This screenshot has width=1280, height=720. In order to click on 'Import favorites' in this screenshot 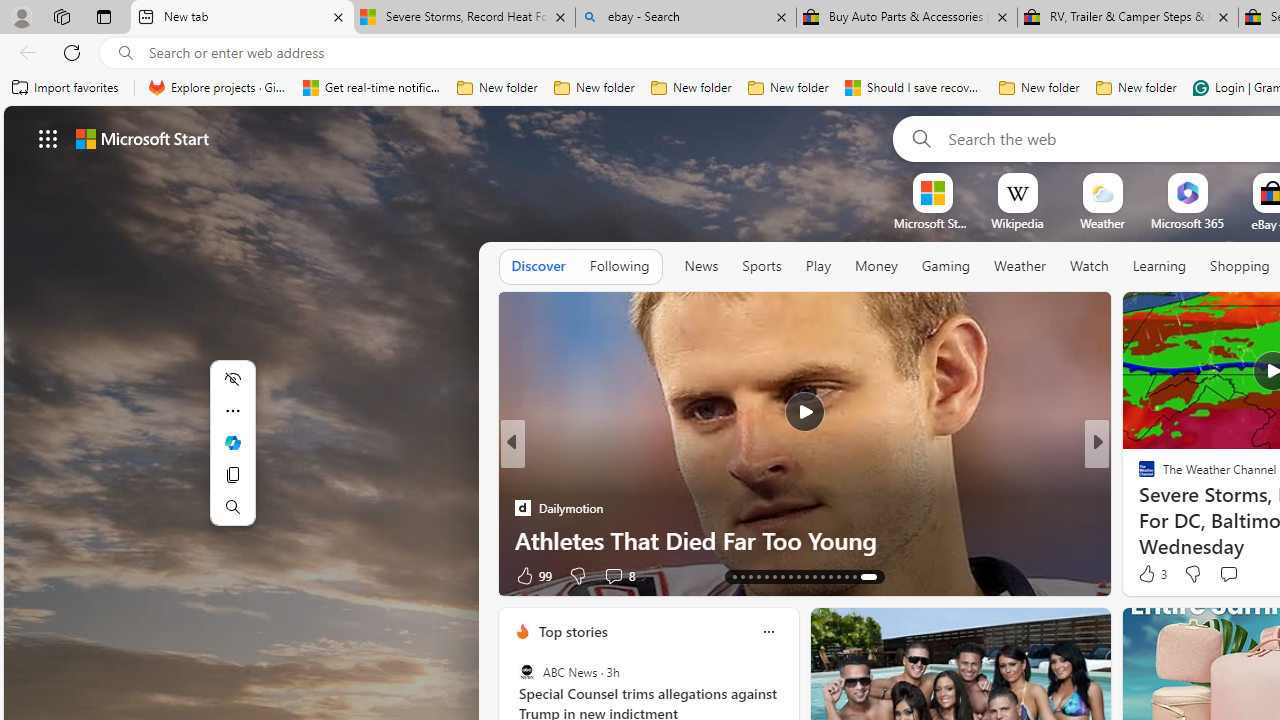, I will do `click(65, 87)`.